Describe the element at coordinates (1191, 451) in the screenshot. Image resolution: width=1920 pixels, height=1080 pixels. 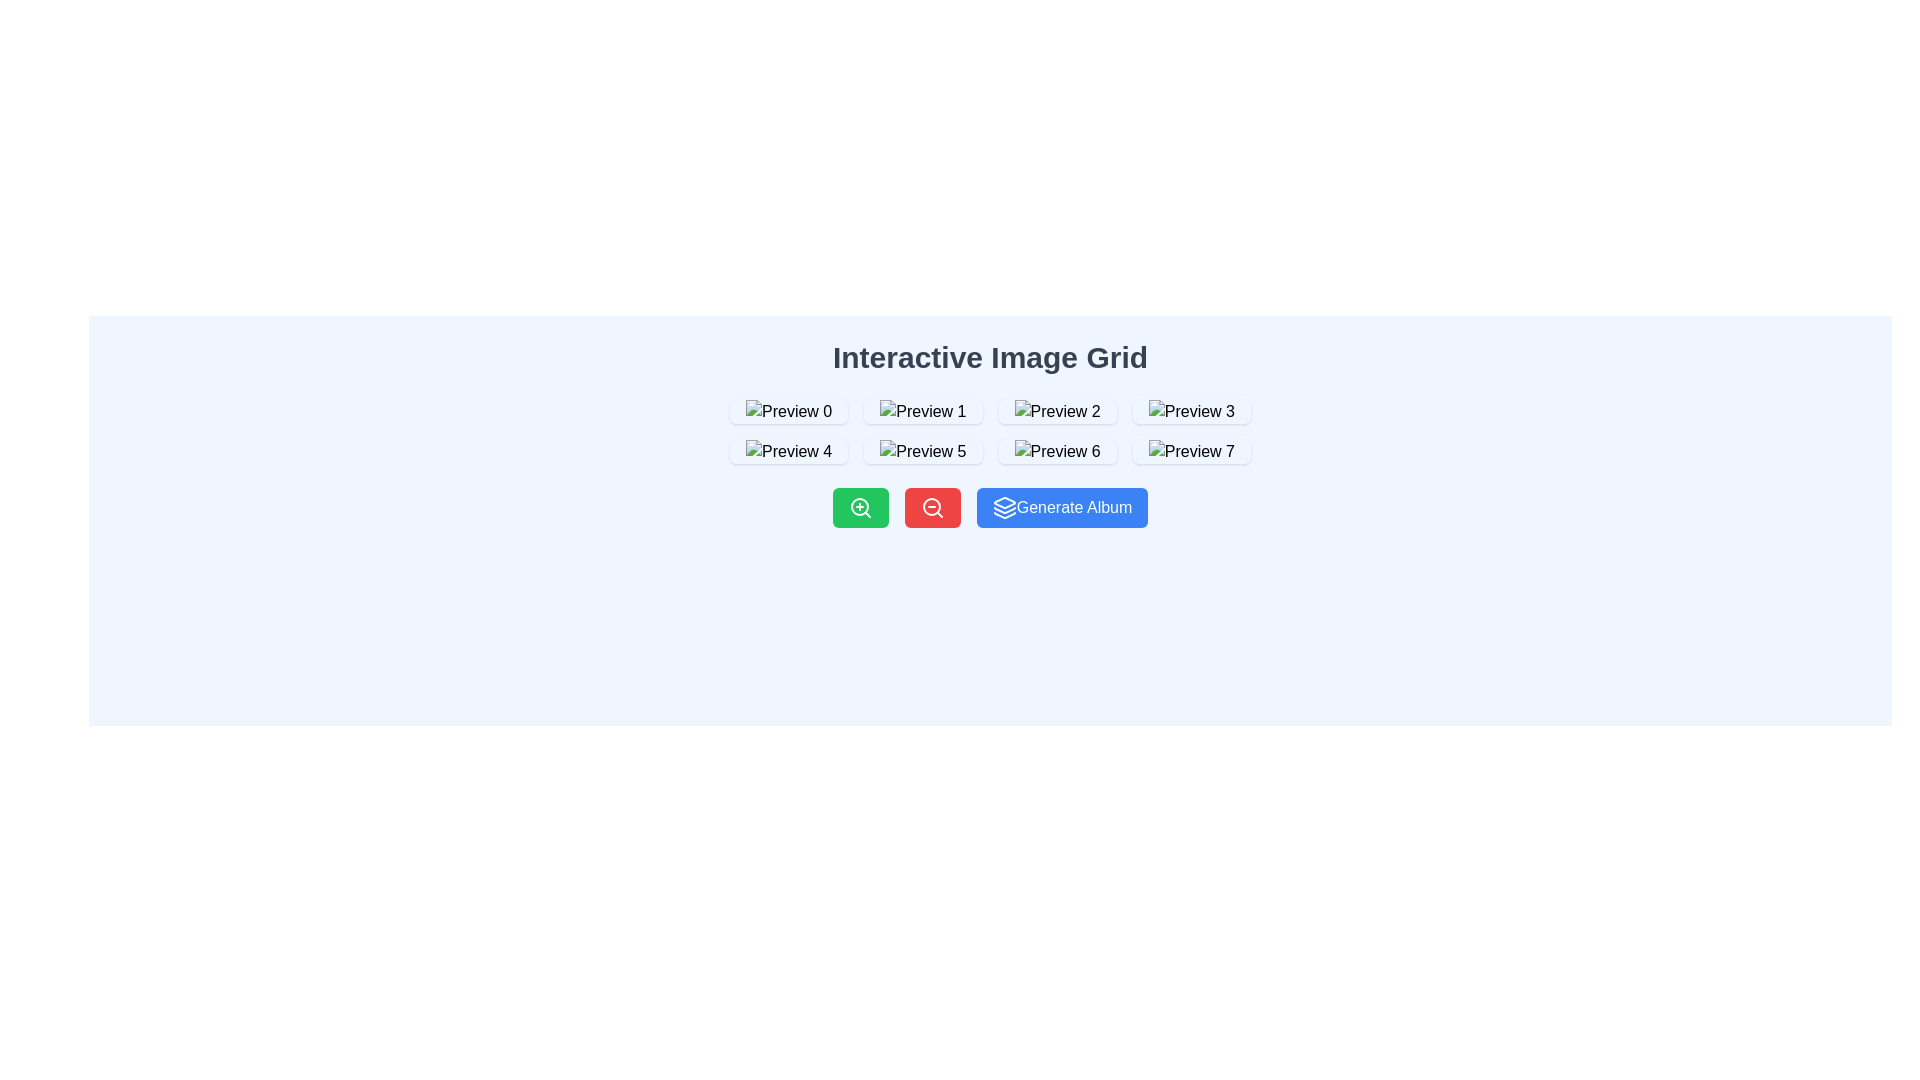
I see `the Interactive grid item with the text 'Preview 7' located in the bottom row of the grid layout, specifically in the rightmost column` at that location.